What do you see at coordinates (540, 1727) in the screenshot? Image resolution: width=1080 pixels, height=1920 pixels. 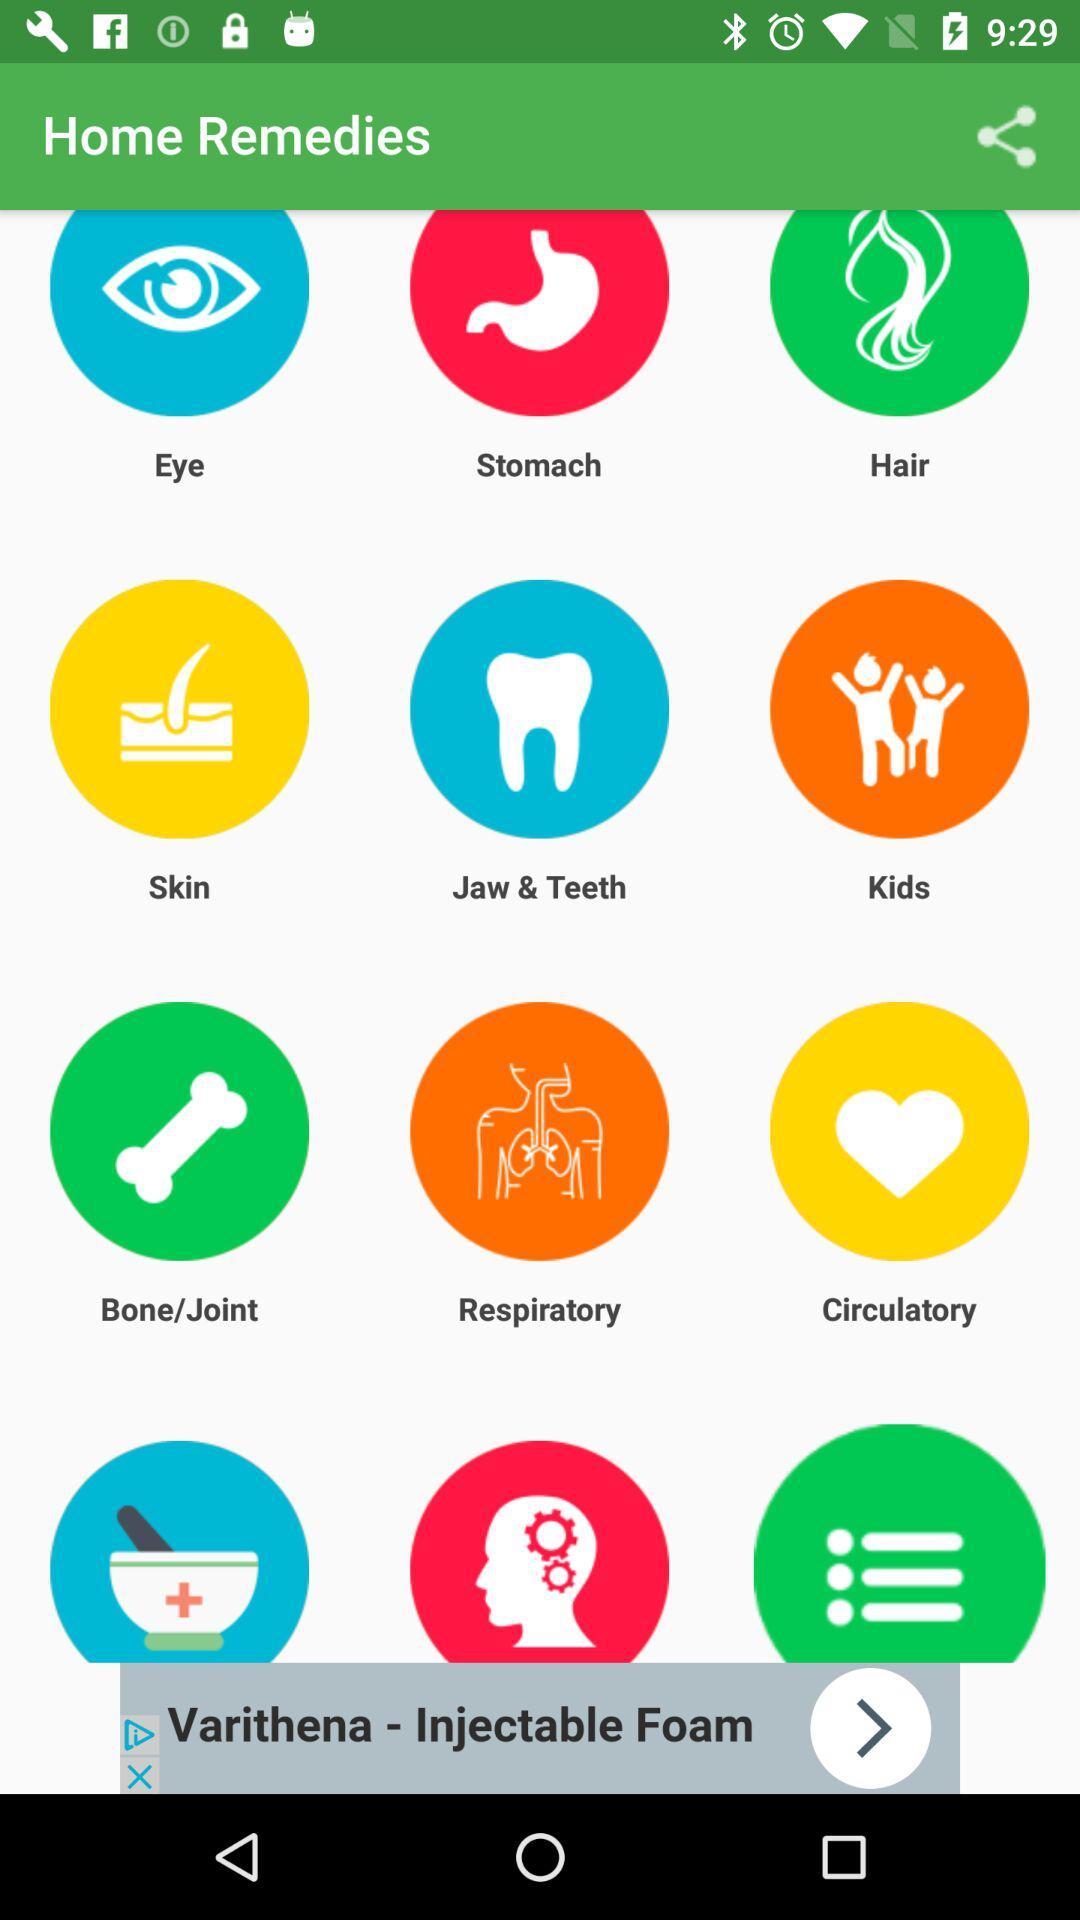 I see `advertisement link` at bounding box center [540, 1727].